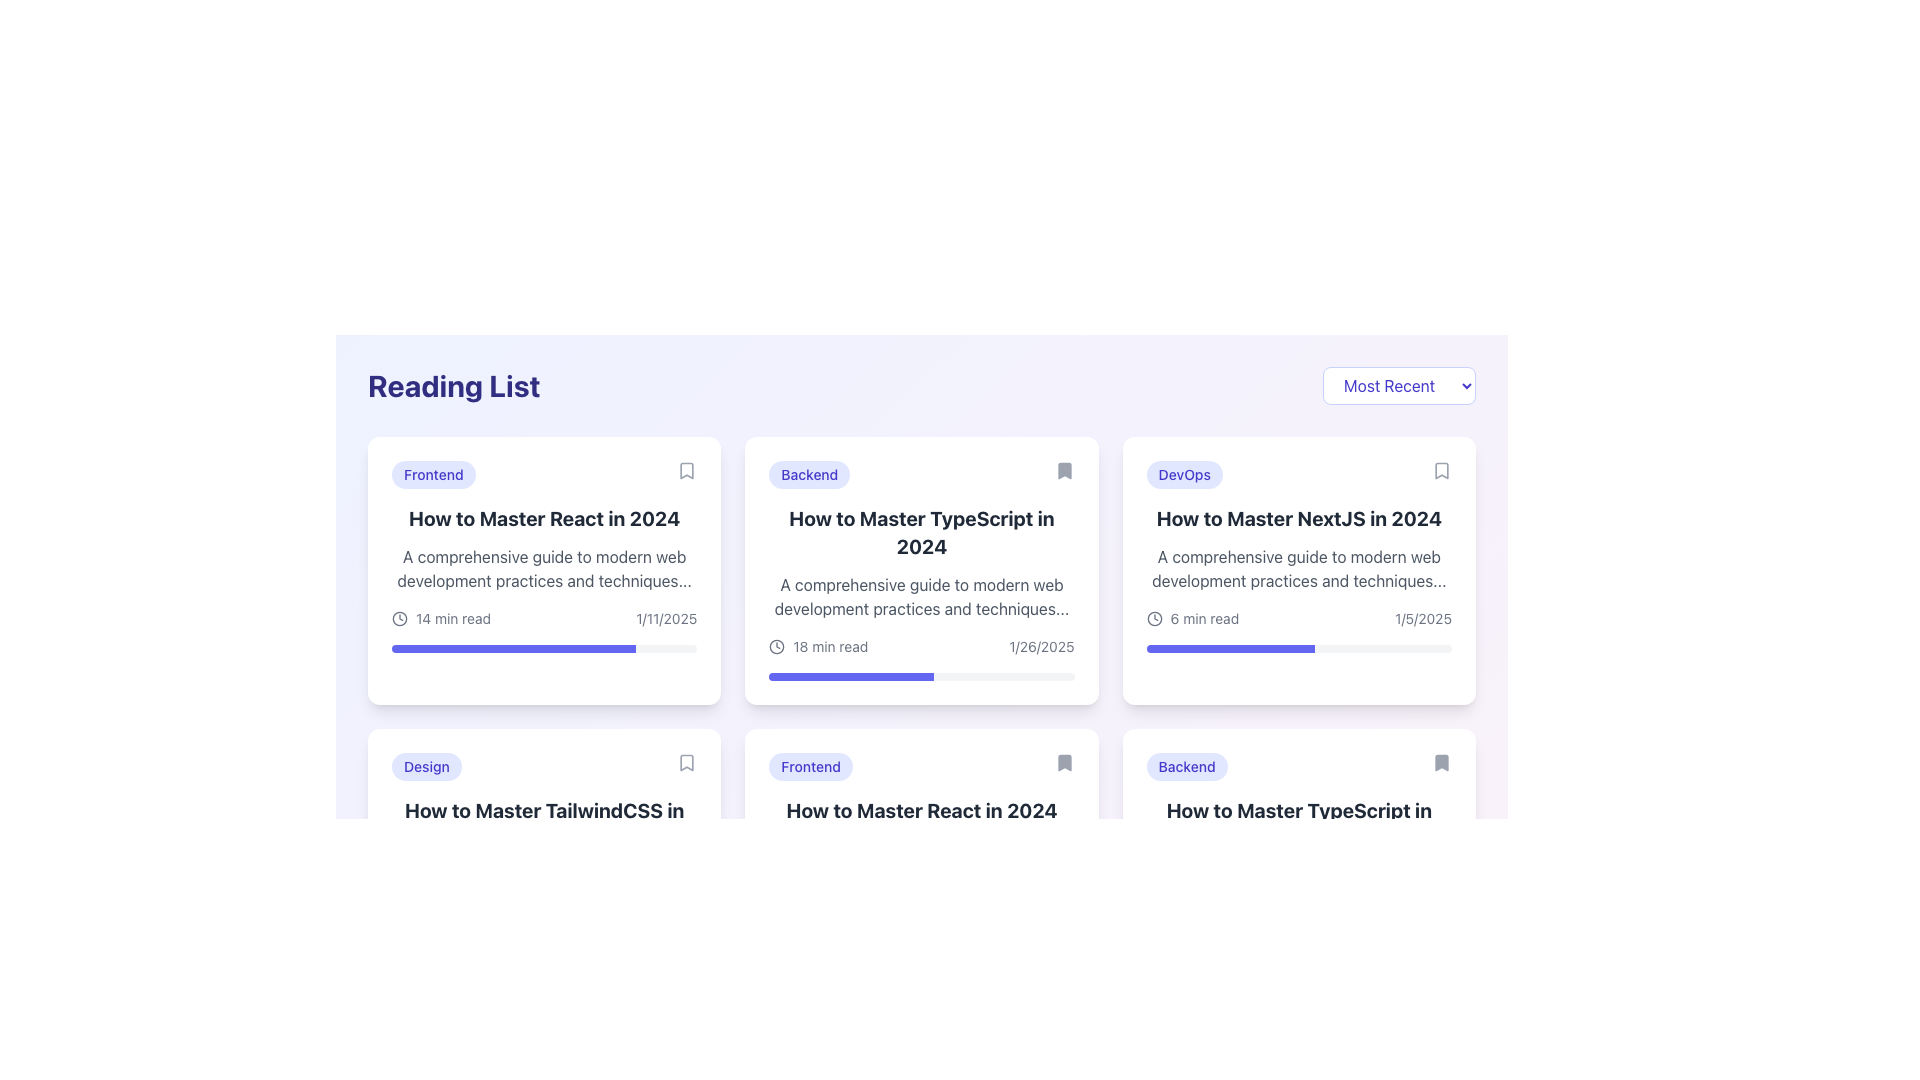 The width and height of the screenshot is (1920, 1080). Describe the element at coordinates (399, 617) in the screenshot. I see `the circular clock icon with a gray outline located in the bottom-left corner of the card labeled 'How to Master React in 2024'` at that location.